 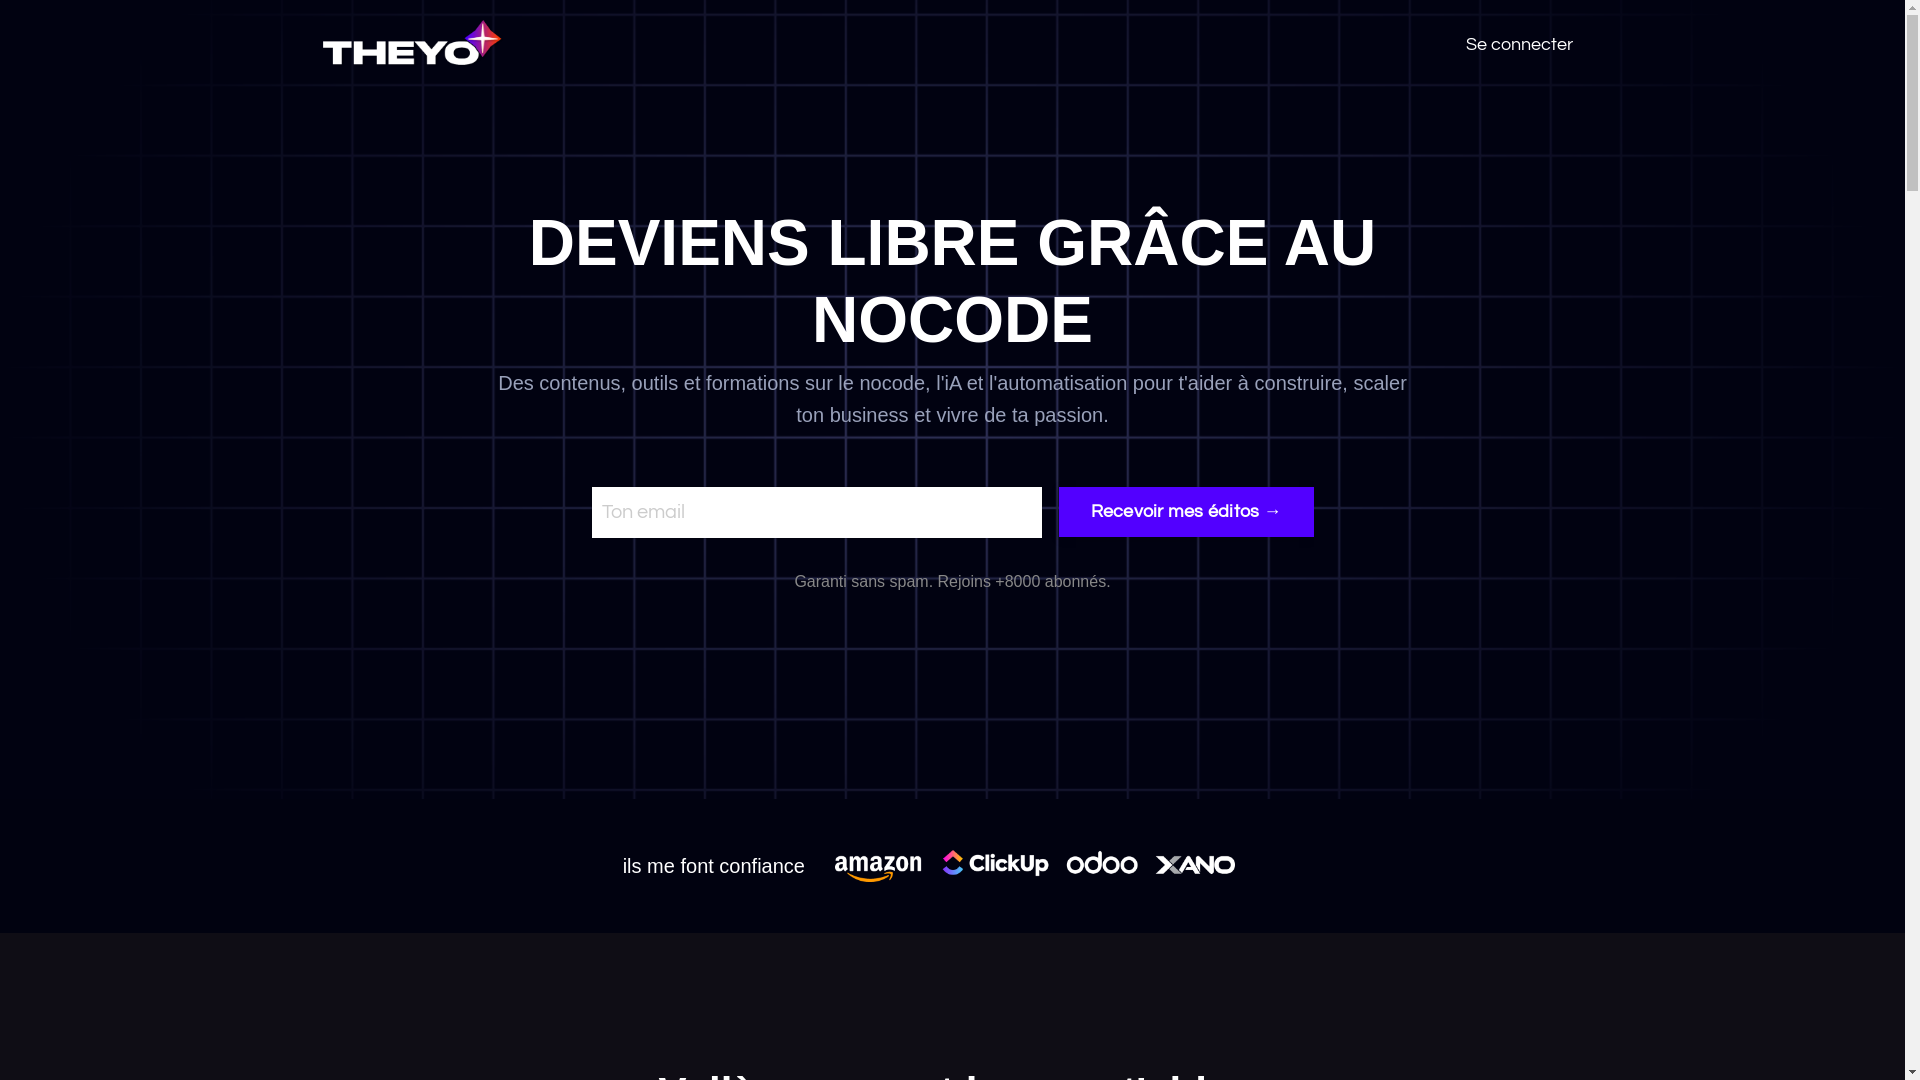 I want to click on 'Se connecter', so click(x=1519, y=44).